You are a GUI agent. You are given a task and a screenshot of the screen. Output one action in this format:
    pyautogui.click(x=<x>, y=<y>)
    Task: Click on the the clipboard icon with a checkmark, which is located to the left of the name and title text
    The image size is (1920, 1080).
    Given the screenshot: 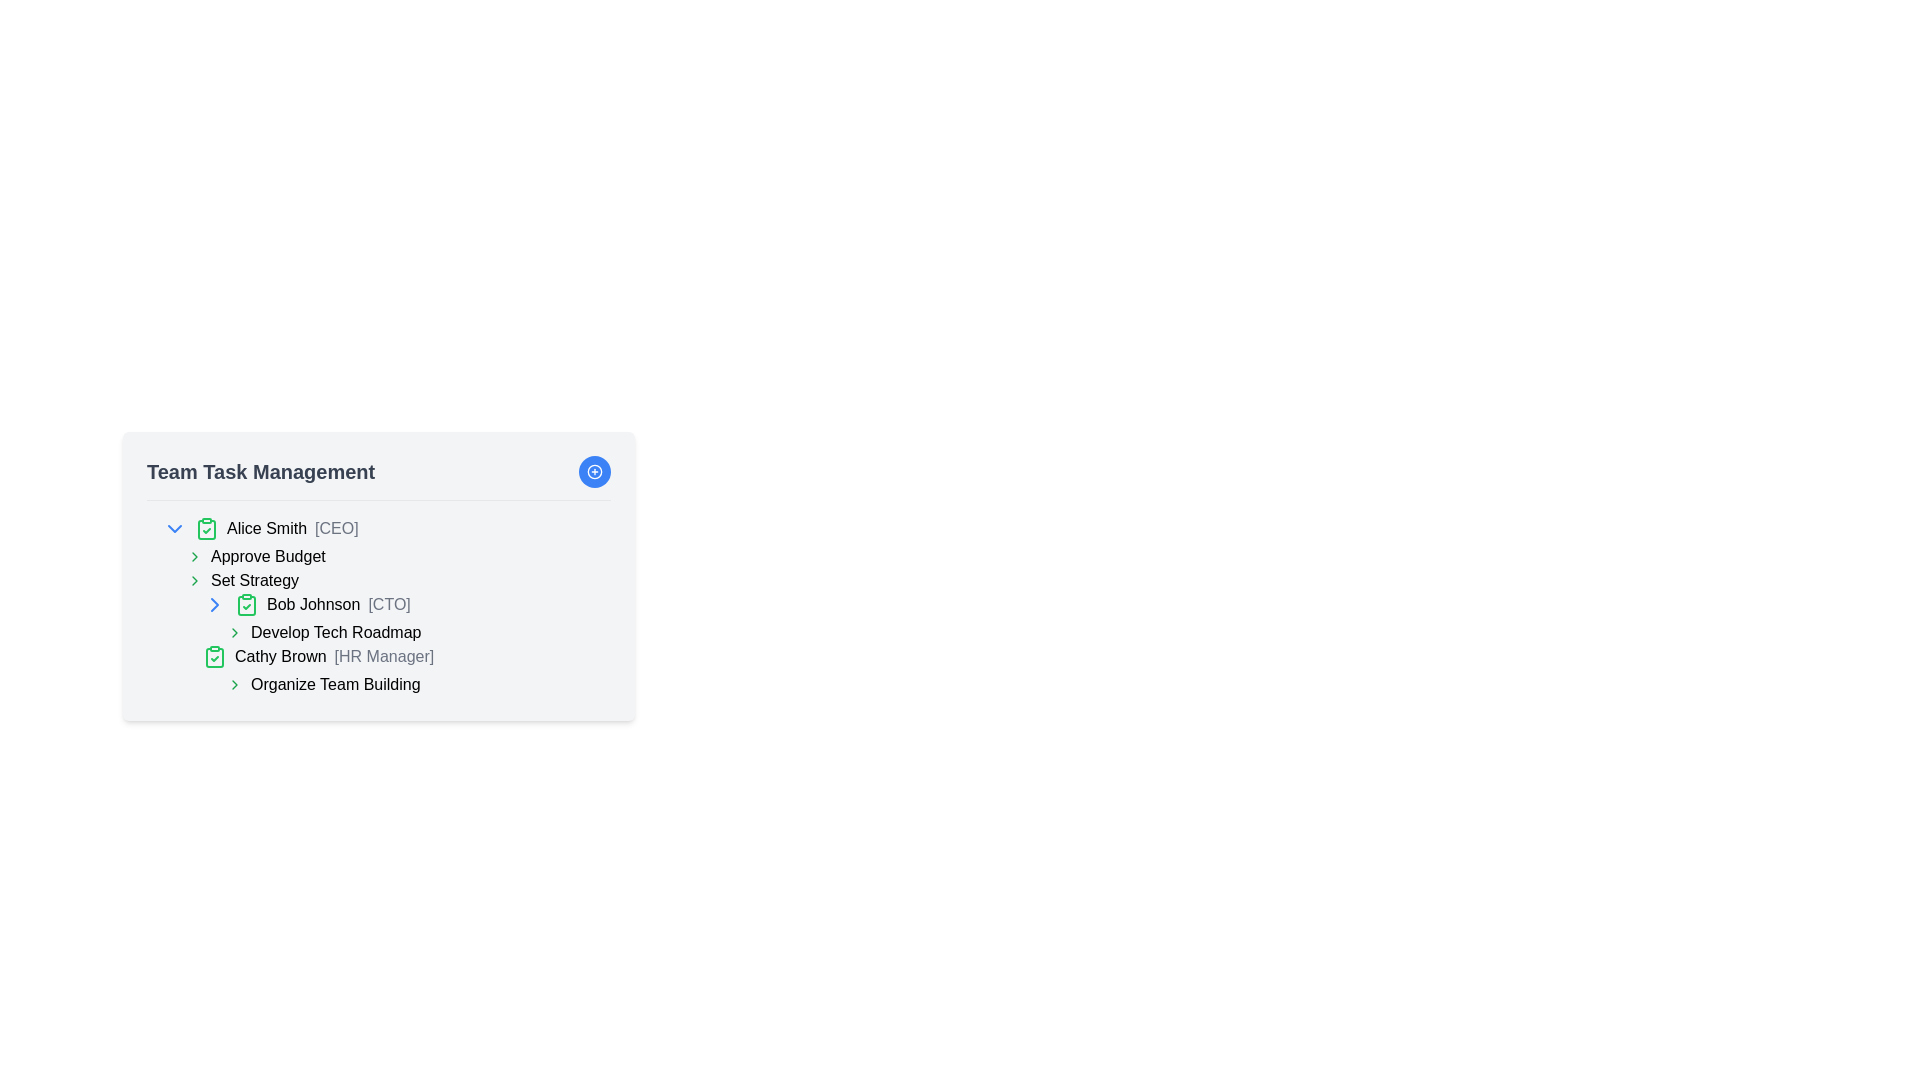 What is the action you would take?
    pyautogui.click(x=245, y=604)
    